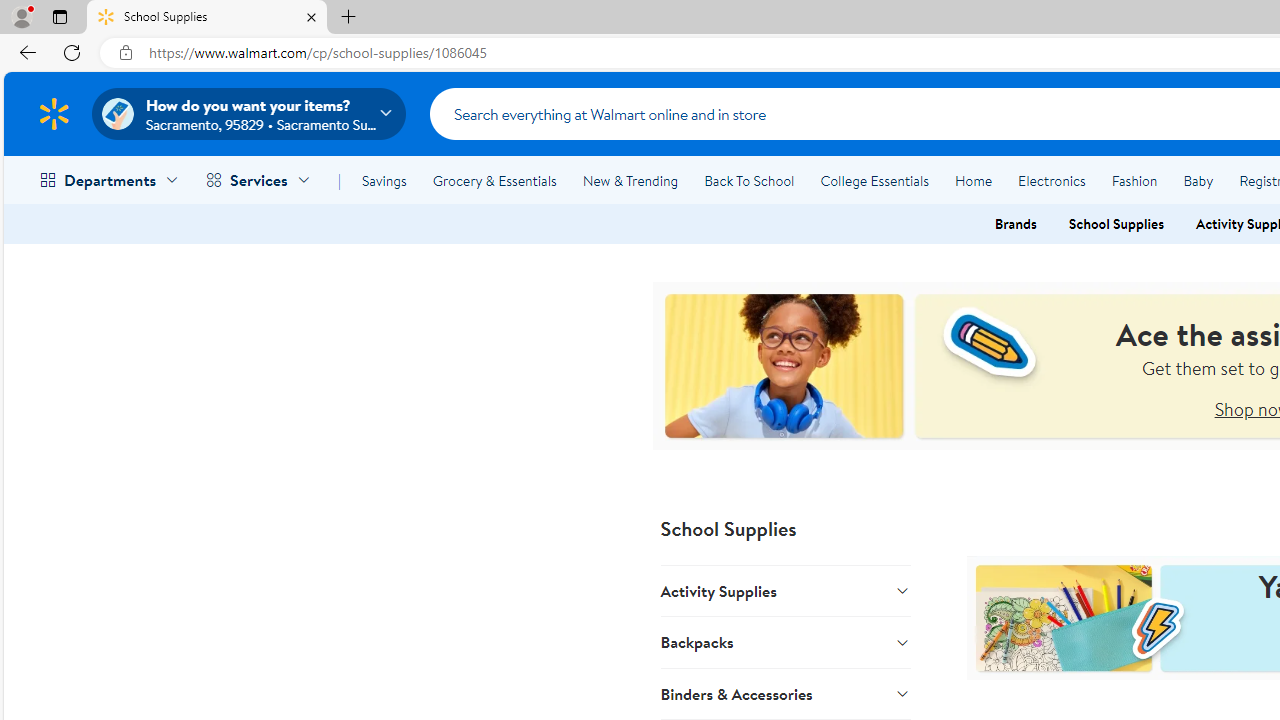 This screenshot has height=720, width=1280. What do you see at coordinates (53, 113) in the screenshot?
I see `'Walmart Homepage'` at bounding box center [53, 113].